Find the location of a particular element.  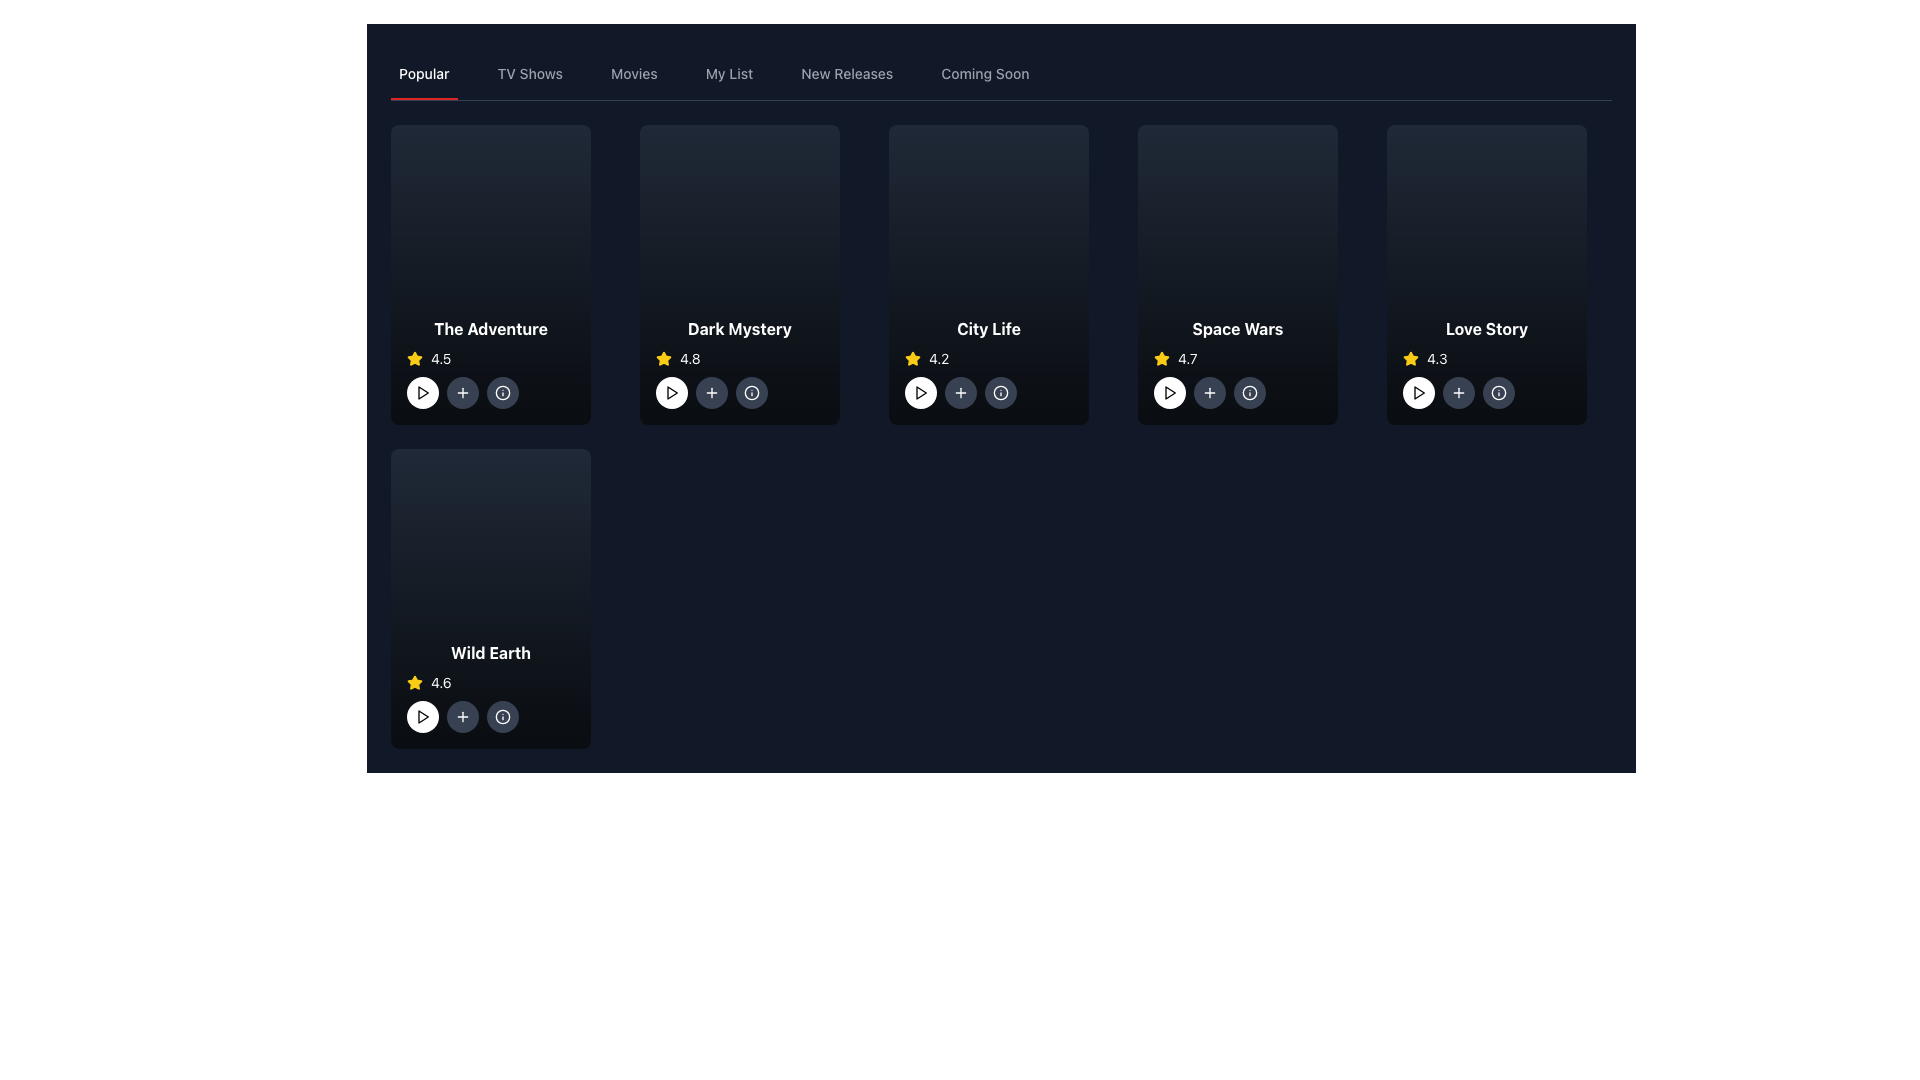

the circular SVG element located inside the icon below the 'The Adventure' card in the Popular movies section is located at coordinates (503, 393).